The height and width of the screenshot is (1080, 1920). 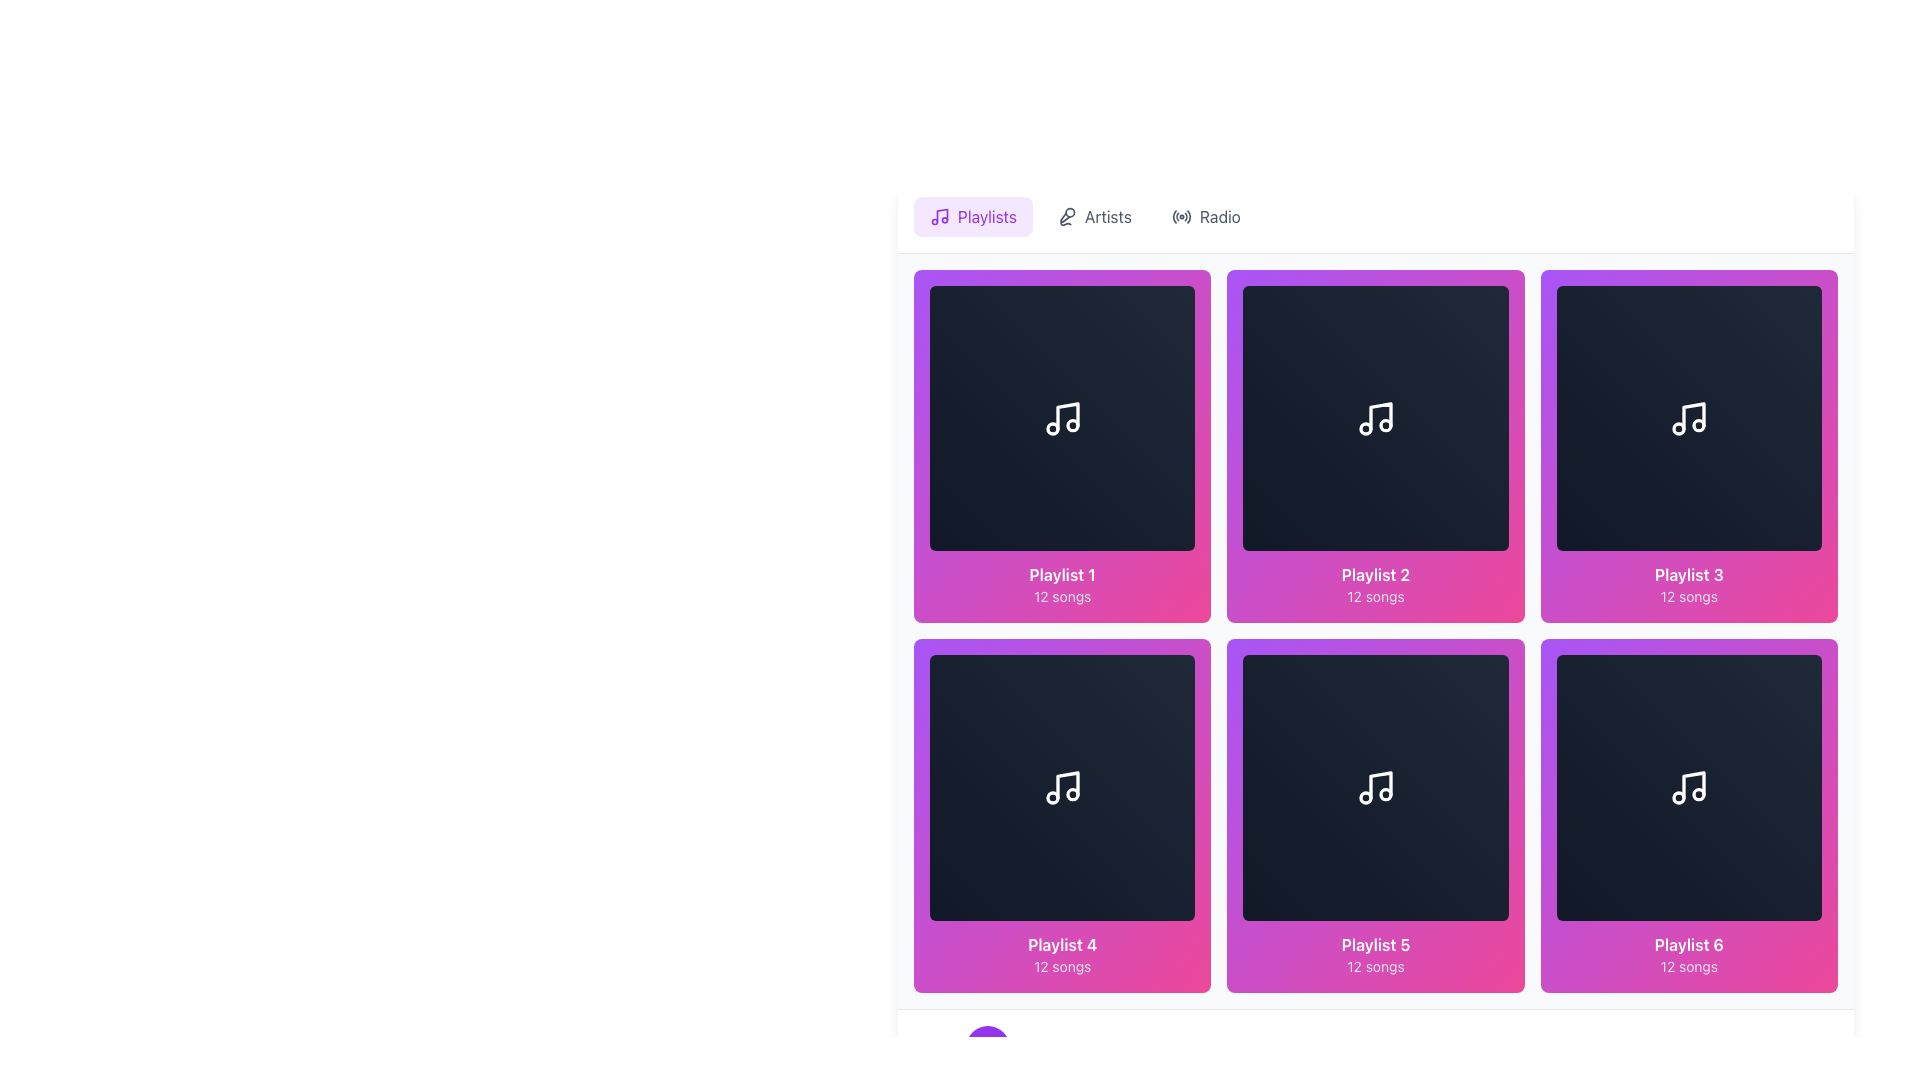 What do you see at coordinates (1061, 575) in the screenshot?
I see `the Text label displaying 'Playlist 1', located at the bottom center of the card, above the subtitle '12 songs' and below a music note icon` at bounding box center [1061, 575].